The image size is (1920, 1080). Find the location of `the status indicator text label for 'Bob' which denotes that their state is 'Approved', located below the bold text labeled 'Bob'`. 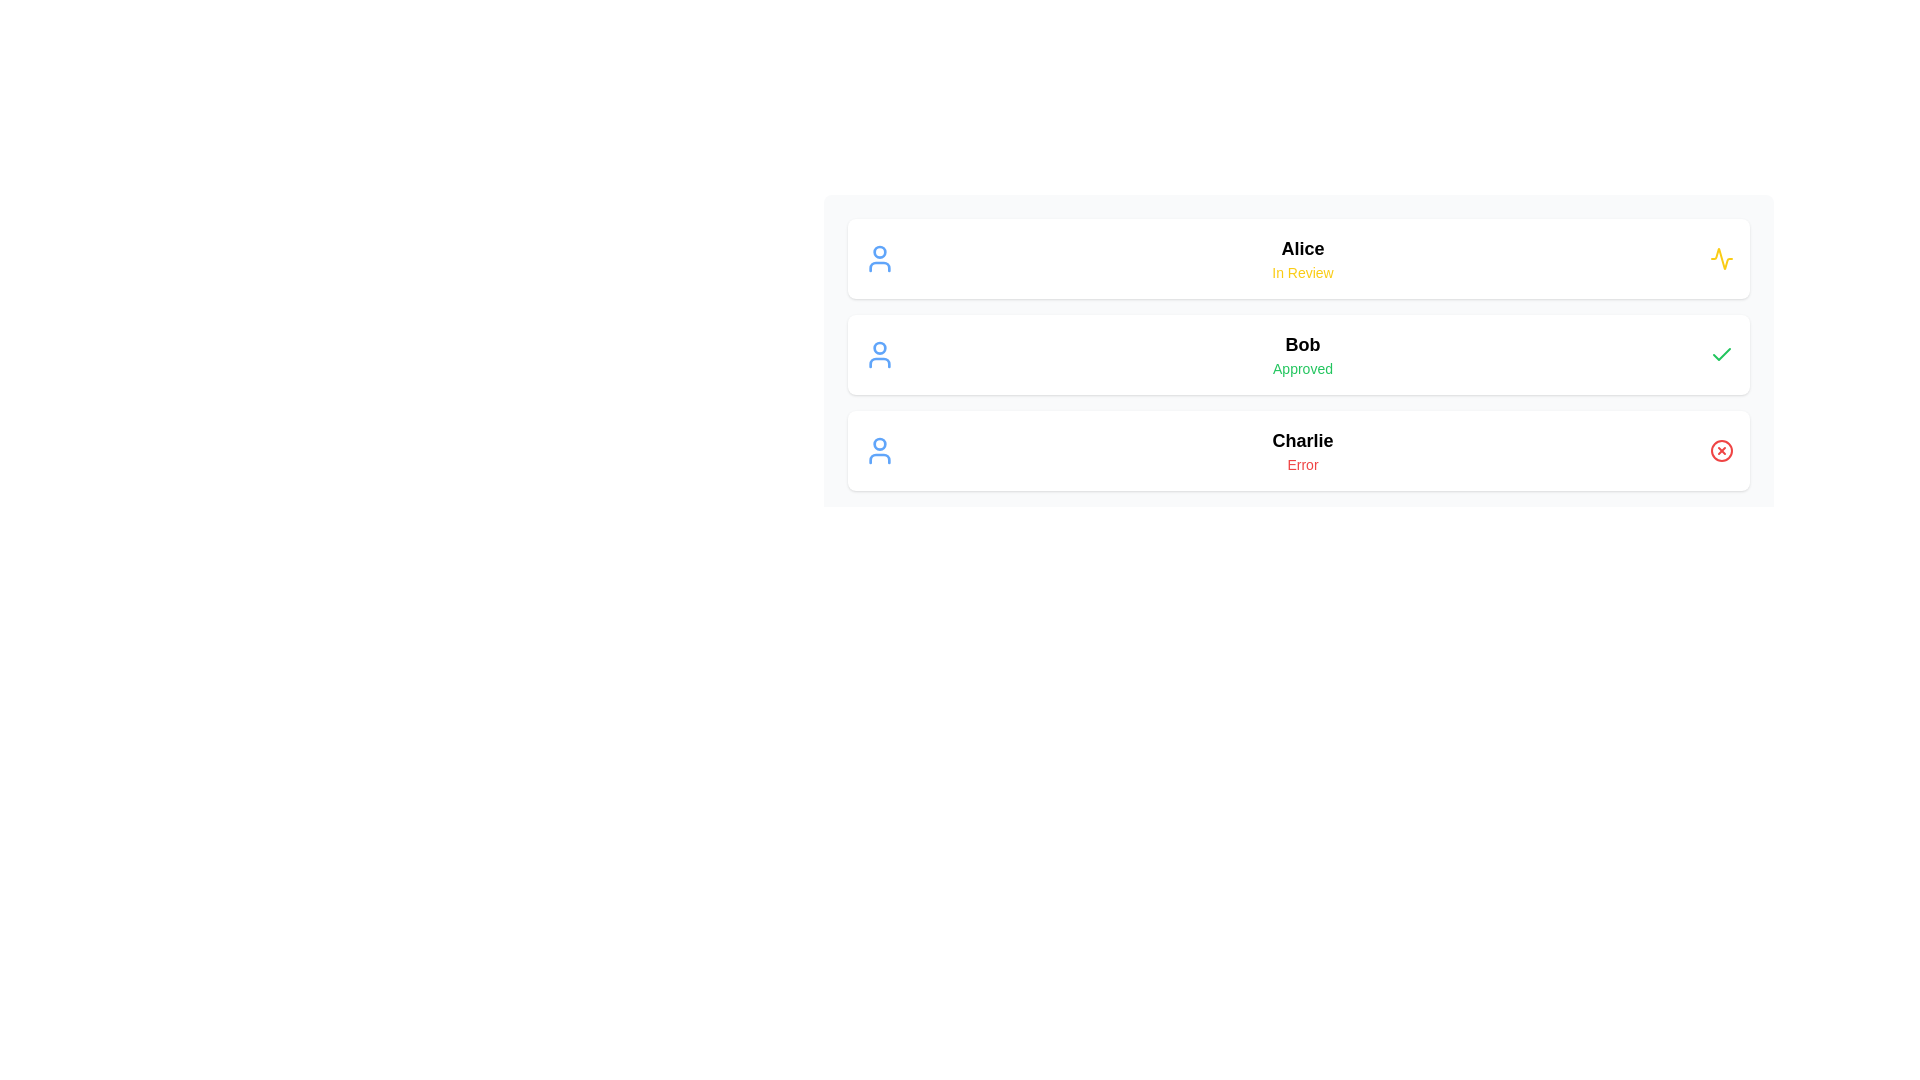

the status indicator text label for 'Bob' which denotes that their state is 'Approved', located below the bold text labeled 'Bob' is located at coordinates (1302, 369).